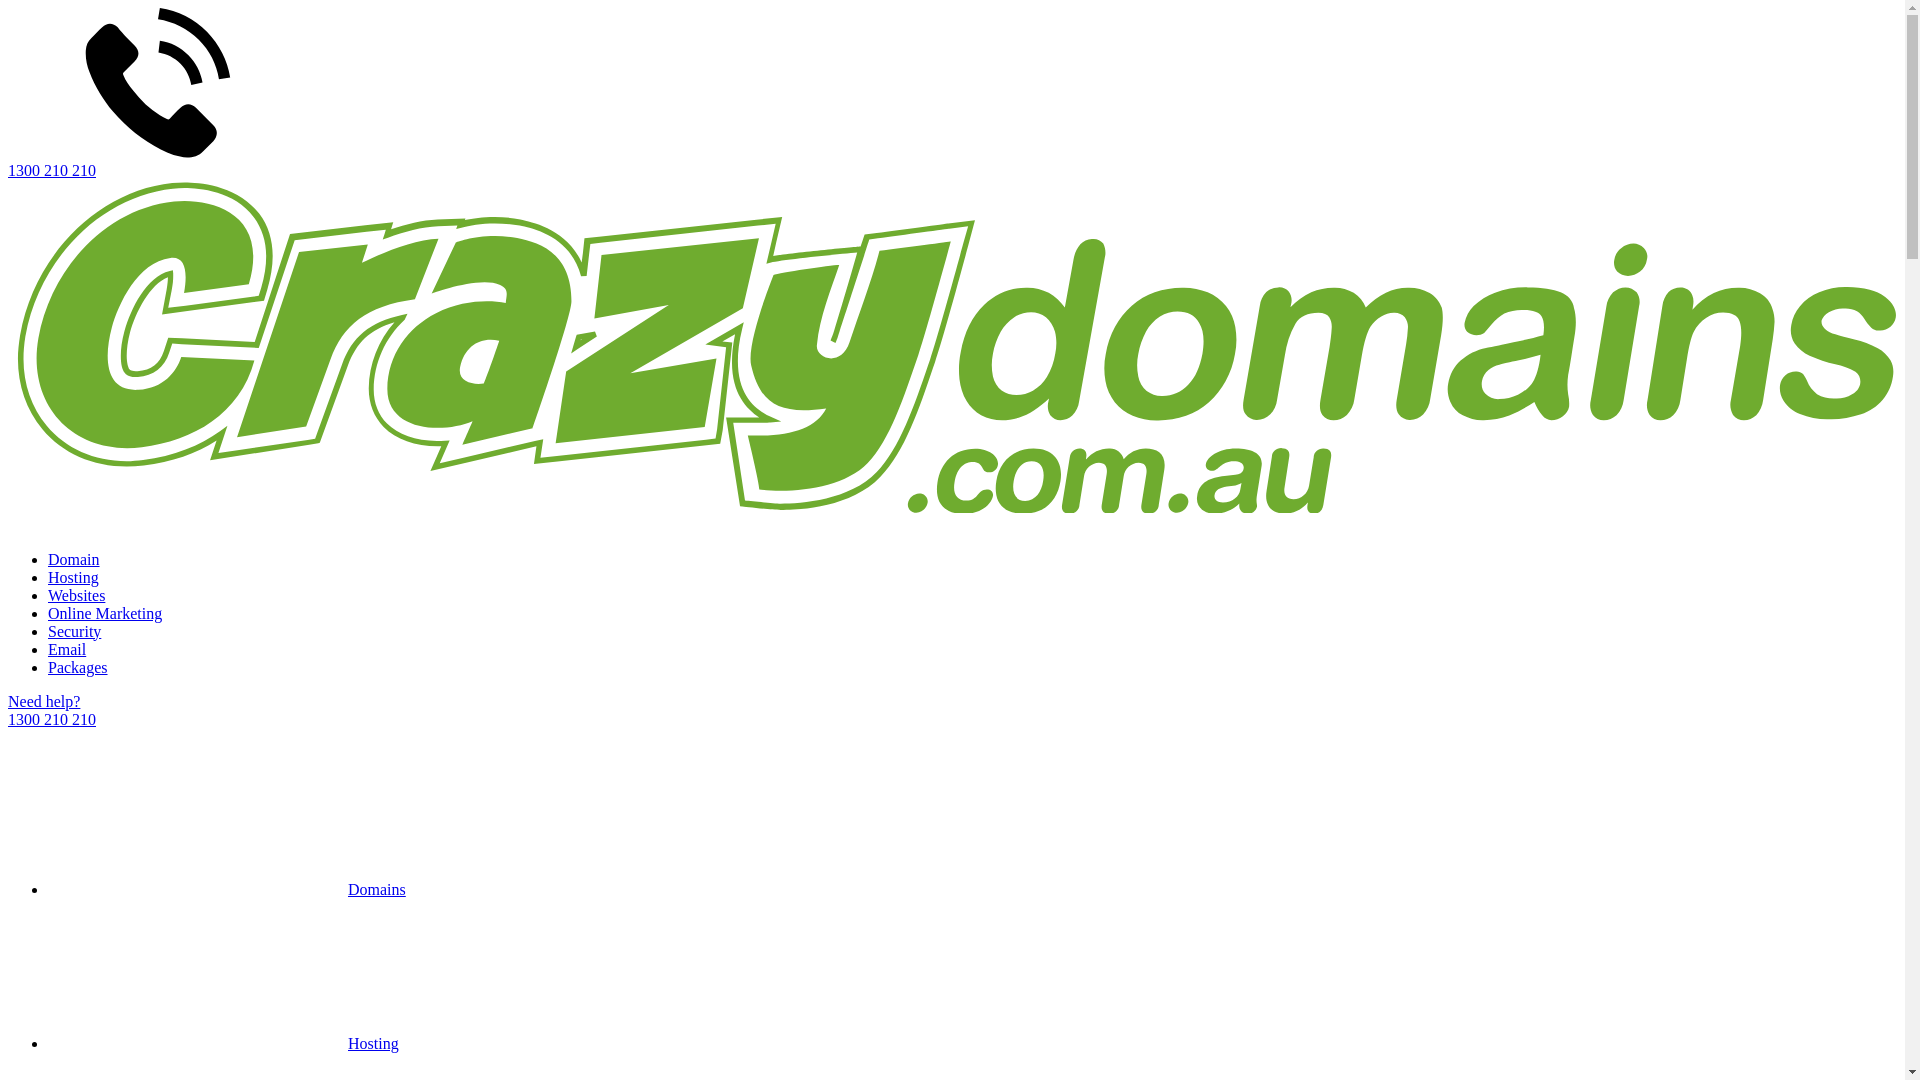 The height and width of the screenshot is (1080, 1920). What do you see at coordinates (223, 1042) in the screenshot?
I see `'Hosting'` at bounding box center [223, 1042].